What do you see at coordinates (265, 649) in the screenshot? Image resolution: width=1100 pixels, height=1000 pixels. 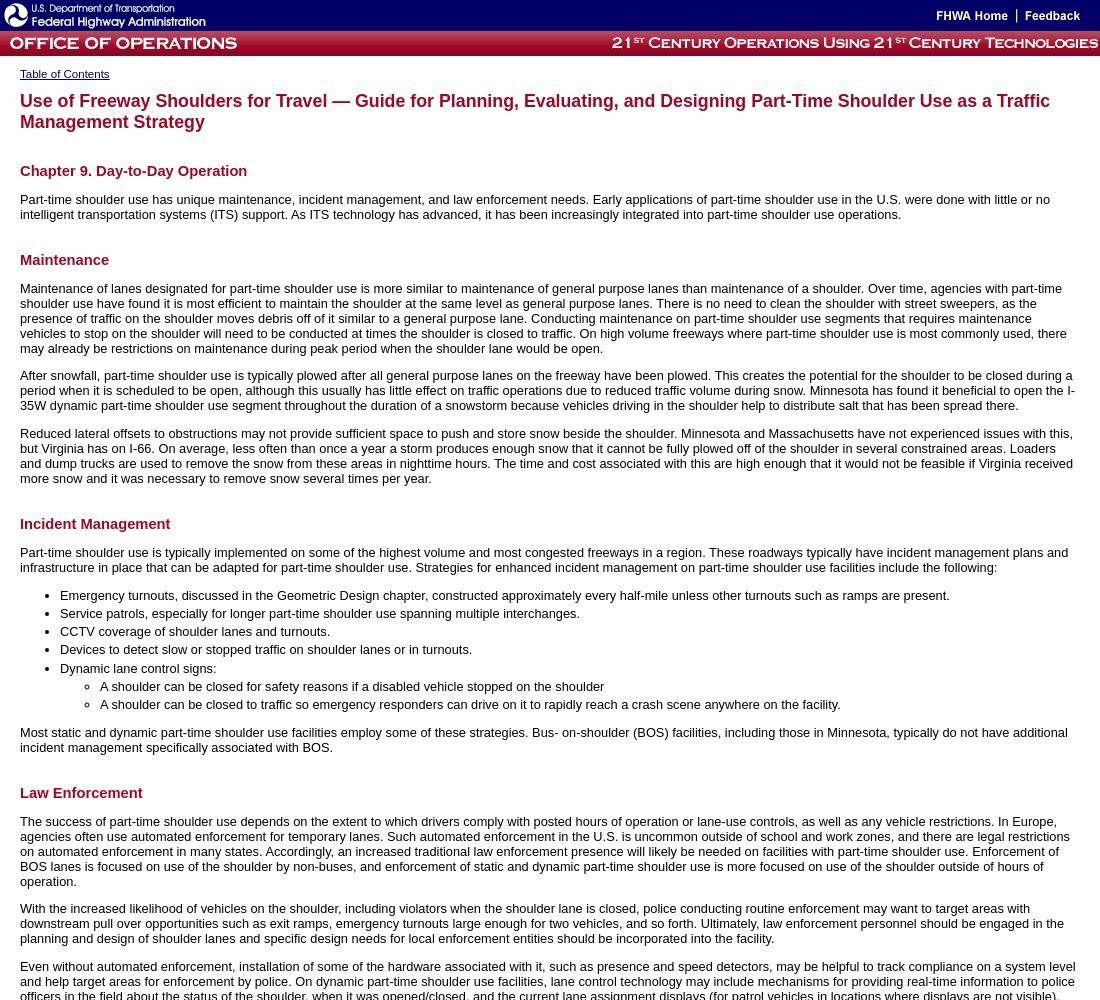 I see `'Devices to detect slow or stopped traffic on shoulder lanes or in turnouts.'` at bounding box center [265, 649].